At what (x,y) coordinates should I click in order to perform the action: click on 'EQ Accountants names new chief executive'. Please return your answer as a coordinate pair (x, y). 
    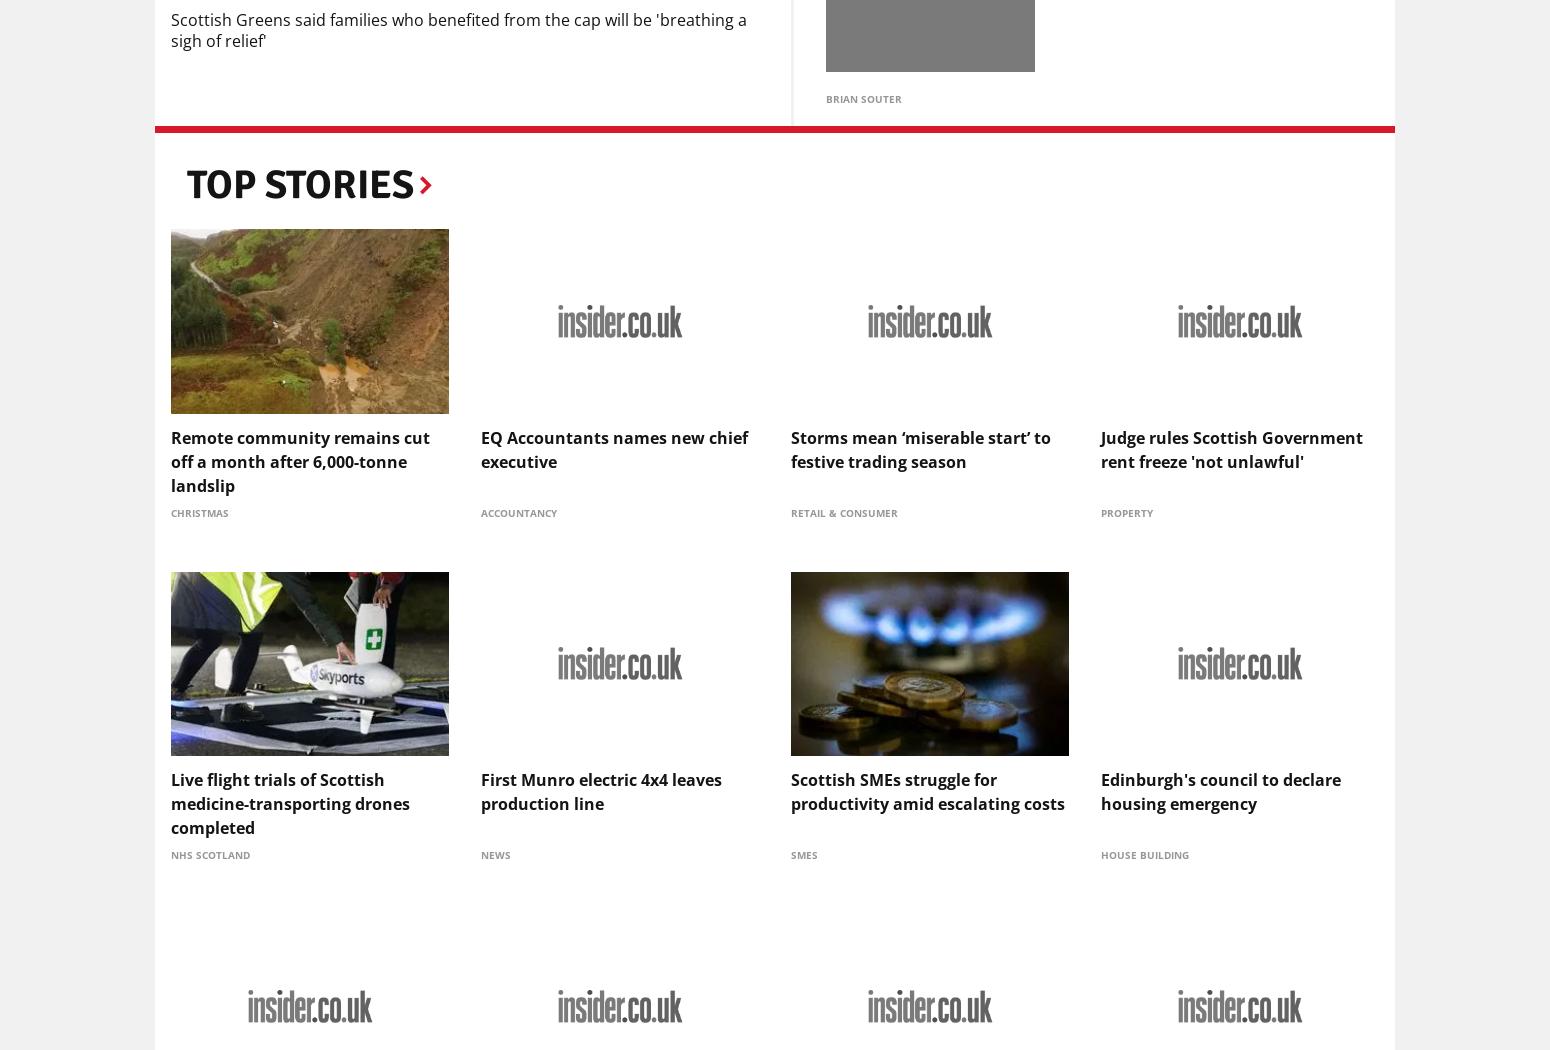
    Looking at the image, I should click on (614, 450).